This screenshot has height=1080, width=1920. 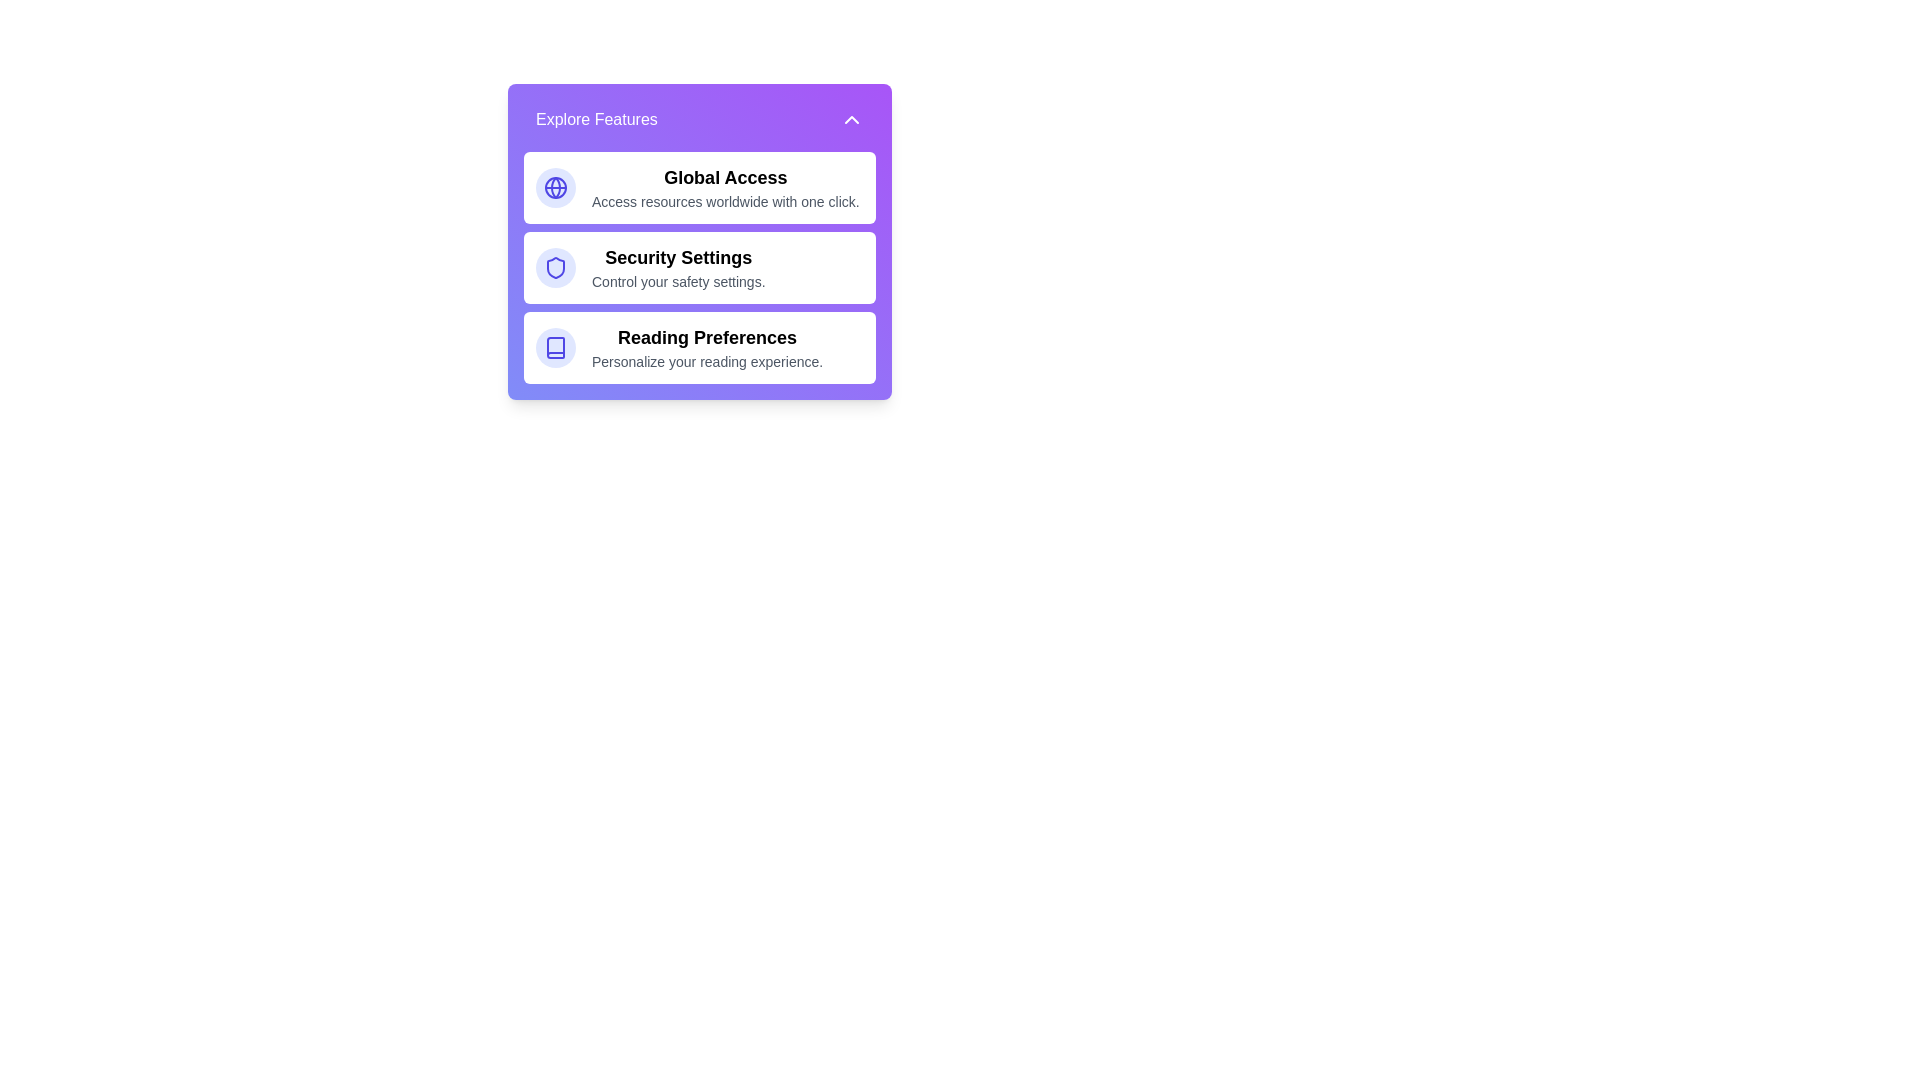 I want to click on the 'Security Settings' text label, which is styled in bold and larger font, so click(x=678, y=266).